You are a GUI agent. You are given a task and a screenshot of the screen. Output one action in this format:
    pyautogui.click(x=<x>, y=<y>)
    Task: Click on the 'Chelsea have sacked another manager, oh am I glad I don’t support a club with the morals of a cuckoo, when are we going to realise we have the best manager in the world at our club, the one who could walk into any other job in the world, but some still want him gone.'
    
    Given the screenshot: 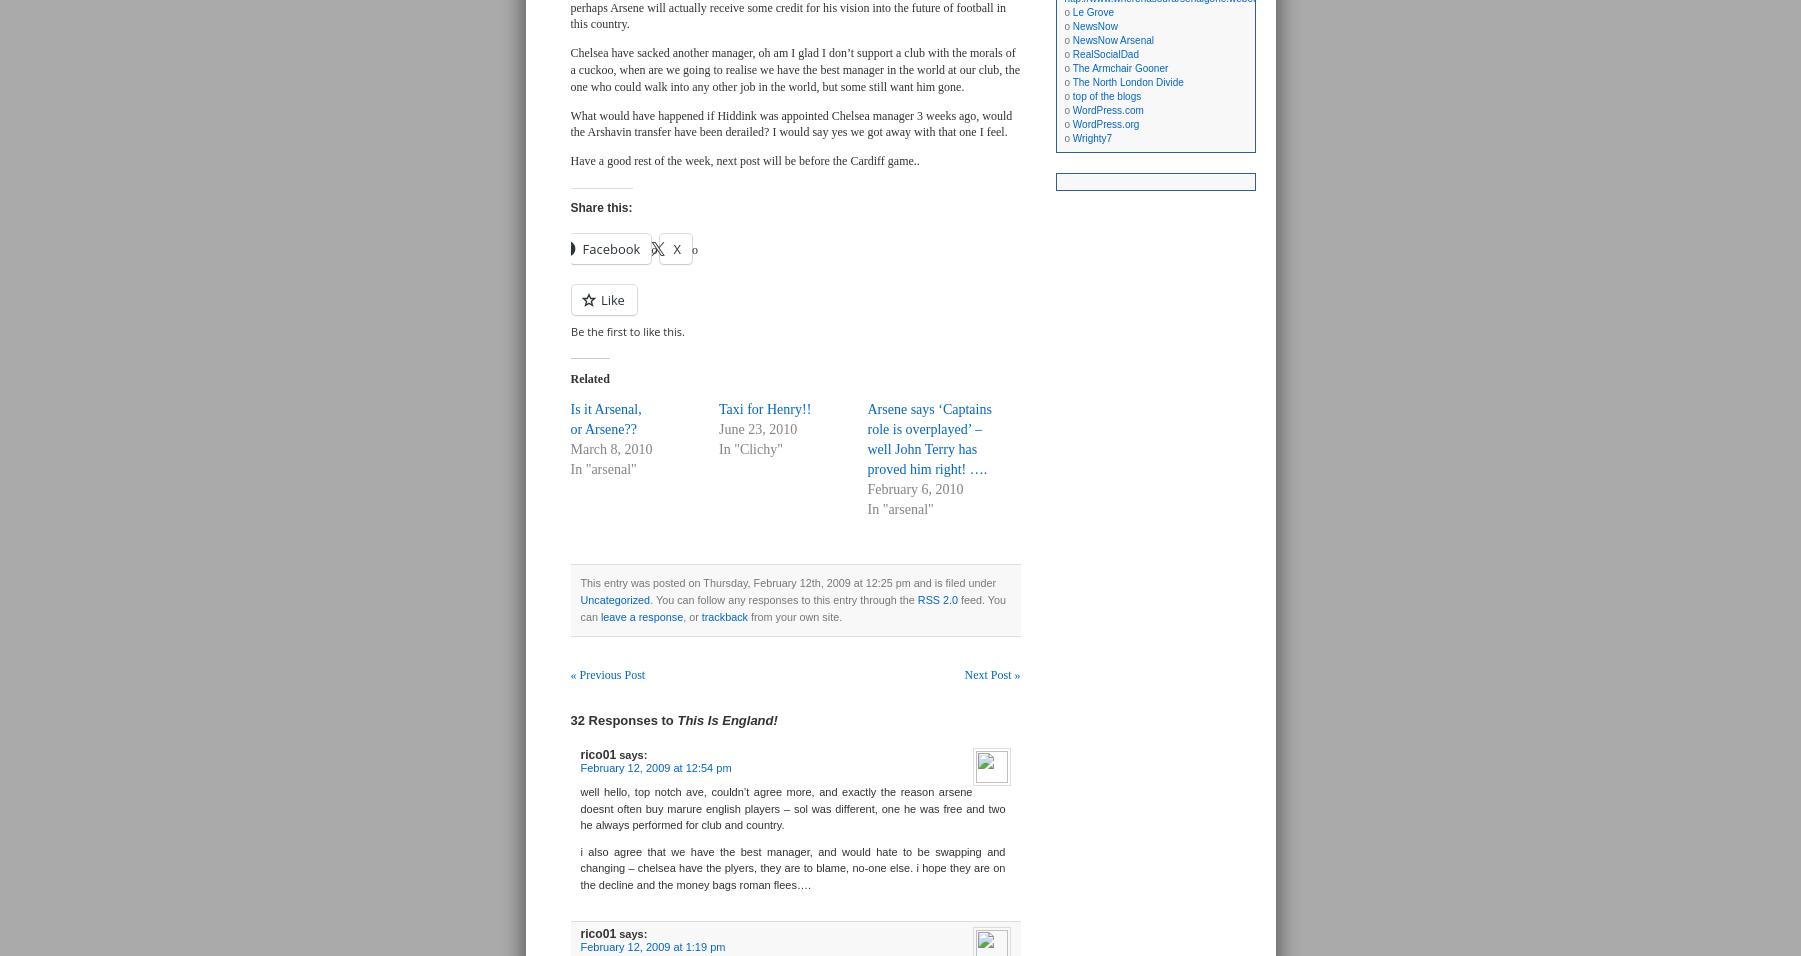 What is the action you would take?
    pyautogui.click(x=570, y=68)
    